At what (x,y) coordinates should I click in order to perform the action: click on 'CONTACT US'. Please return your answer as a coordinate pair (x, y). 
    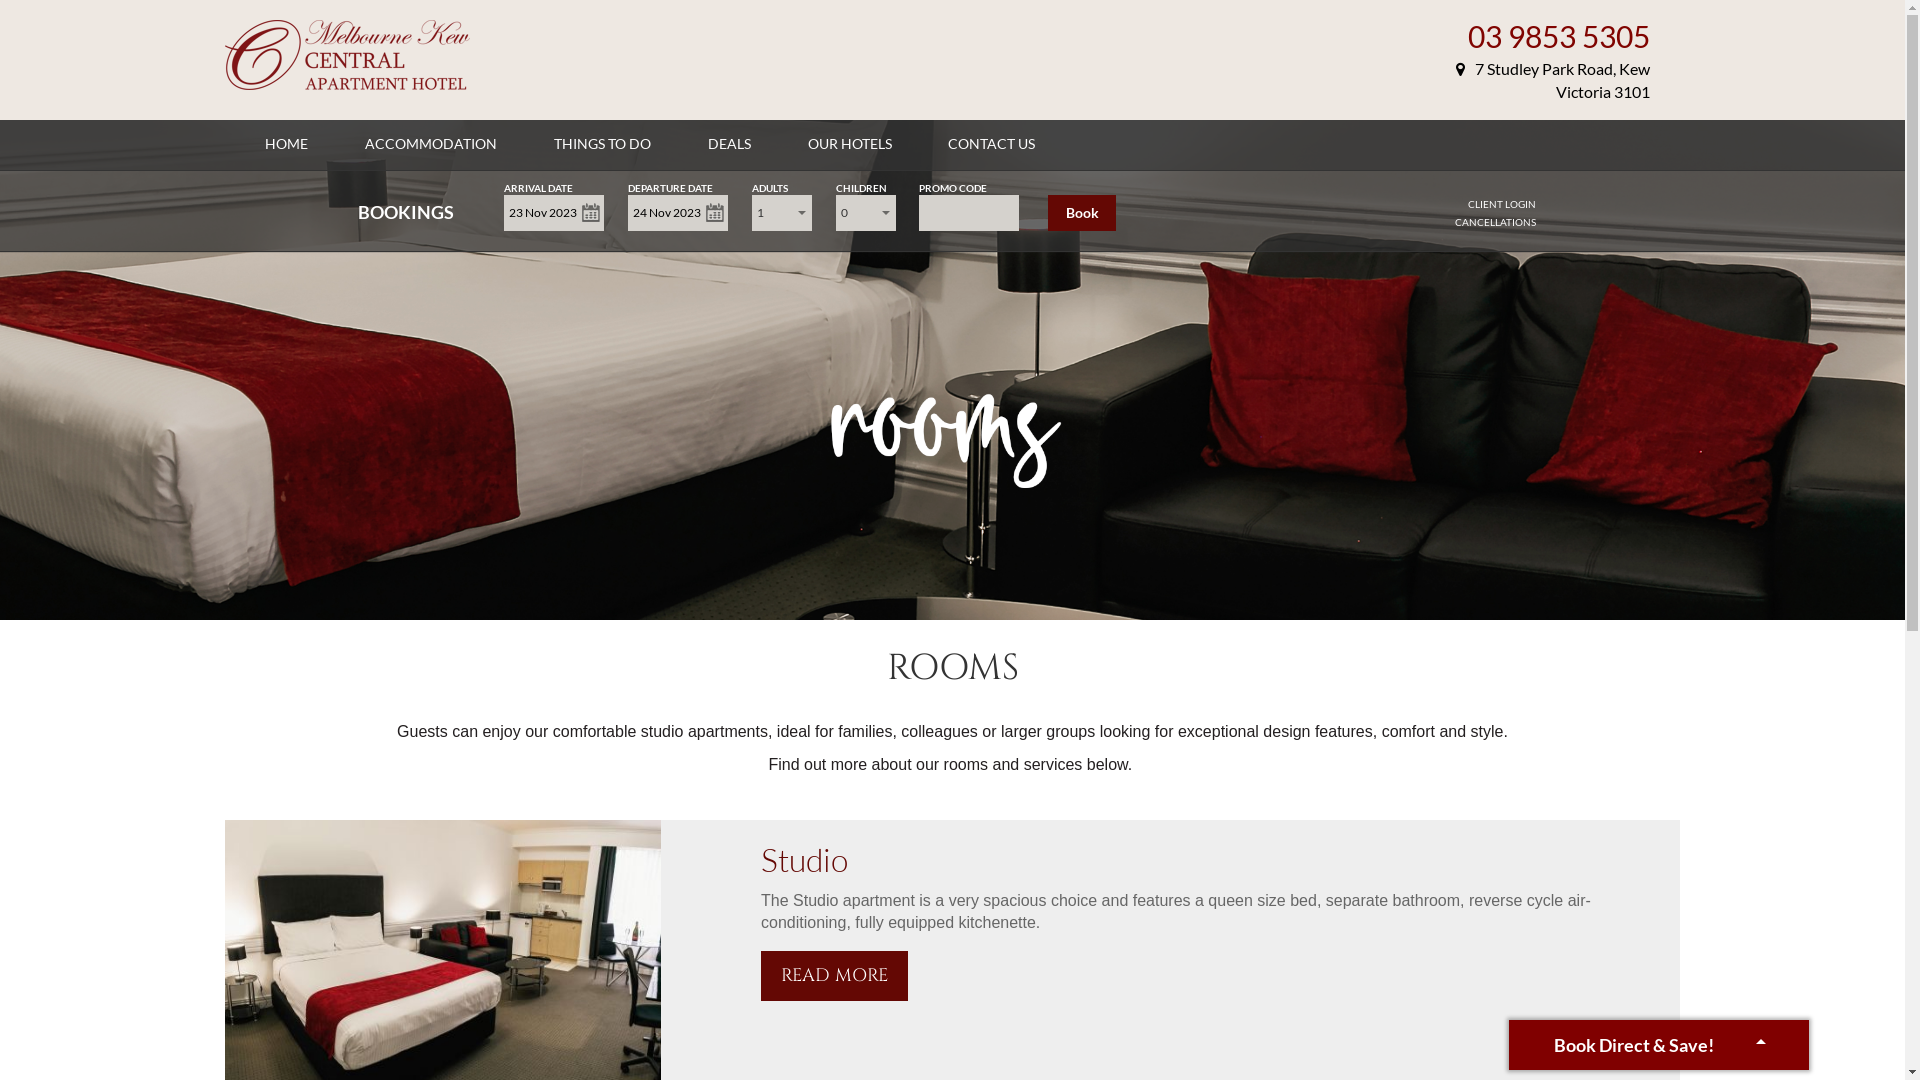
    Looking at the image, I should click on (991, 142).